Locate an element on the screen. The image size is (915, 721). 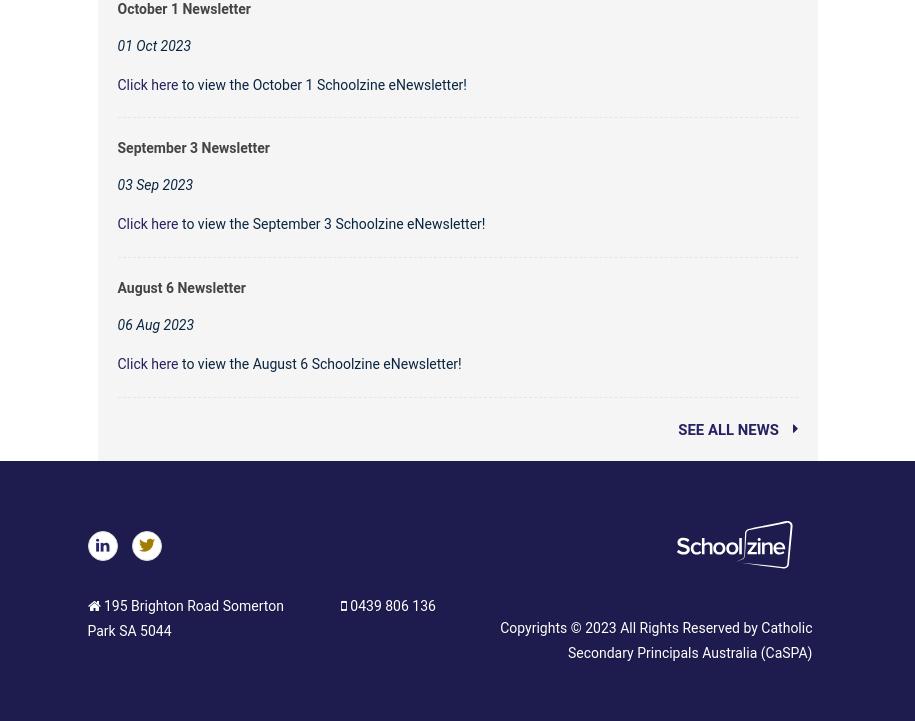
'06 Aug 2023' is located at coordinates (154, 325).